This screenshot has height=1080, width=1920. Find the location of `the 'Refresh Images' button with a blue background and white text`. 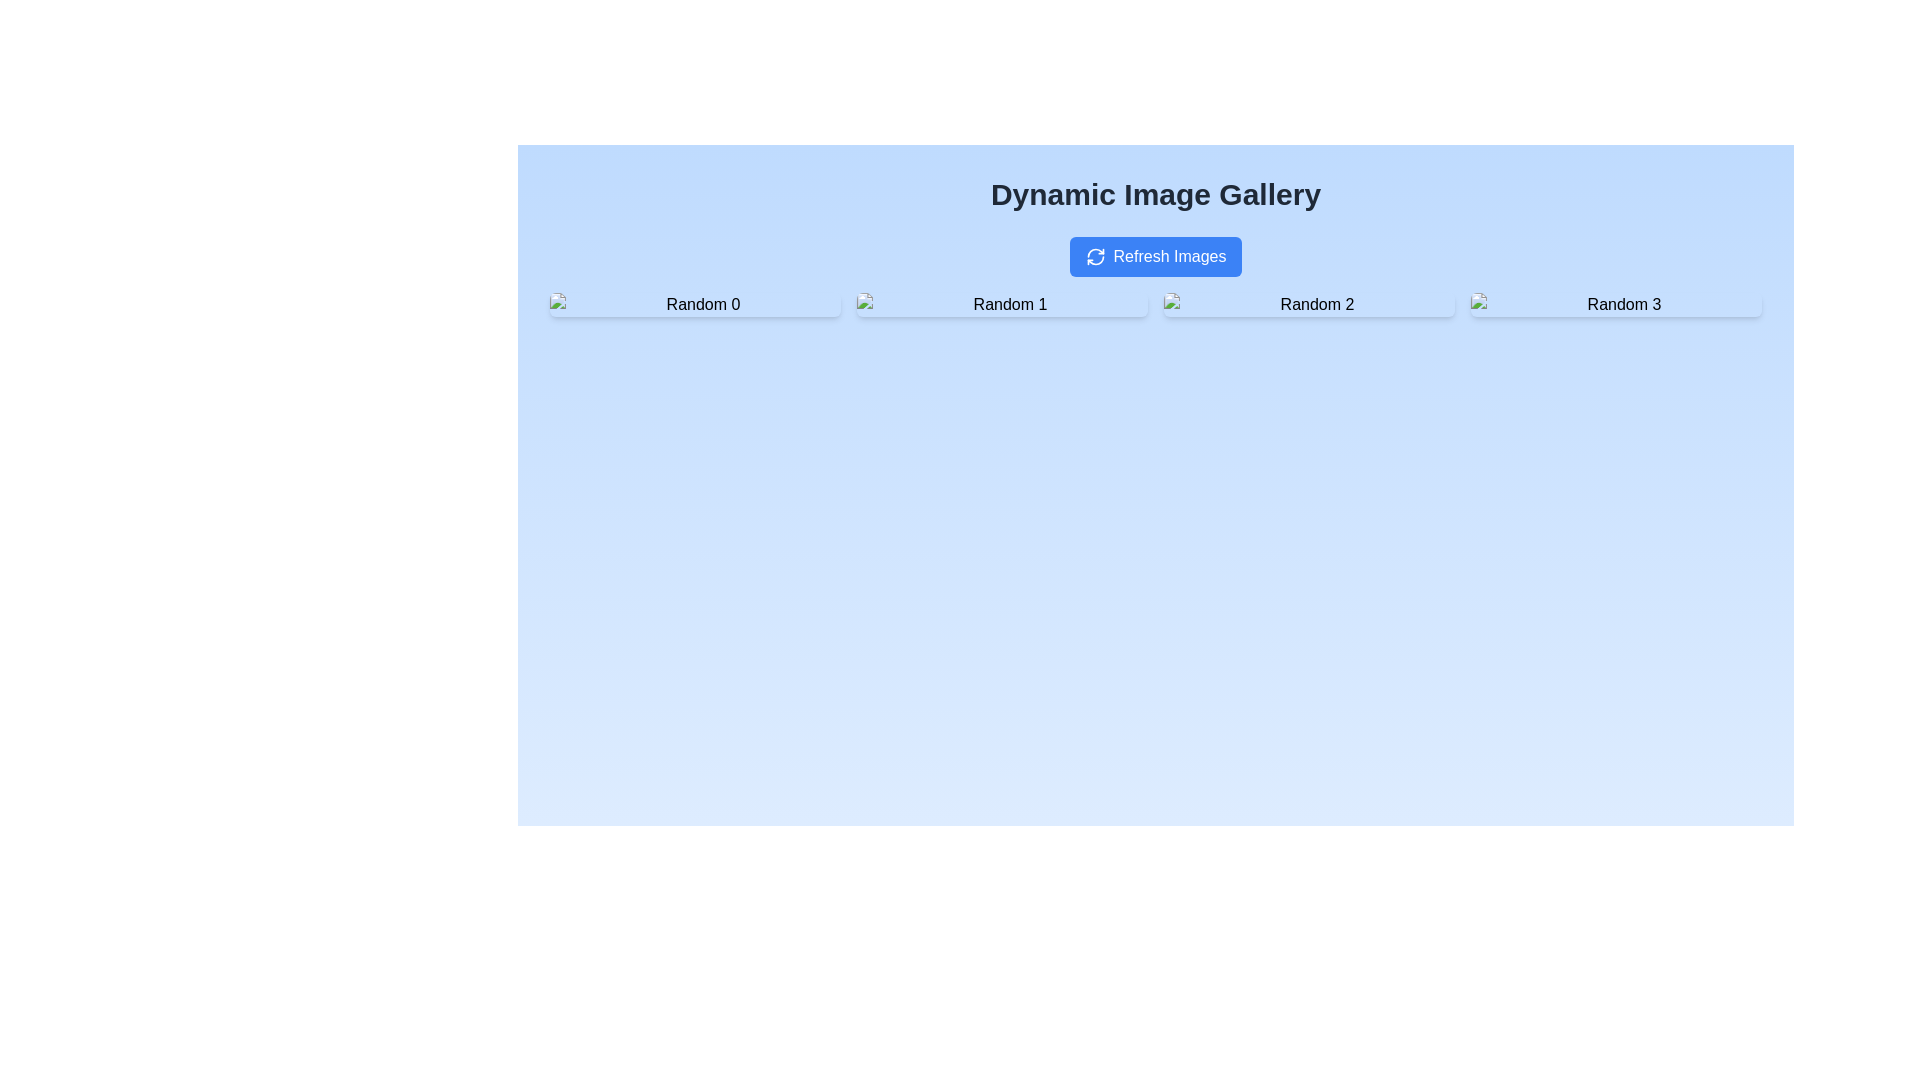

the 'Refresh Images' button with a blue background and white text is located at coordinates (1156, 256).